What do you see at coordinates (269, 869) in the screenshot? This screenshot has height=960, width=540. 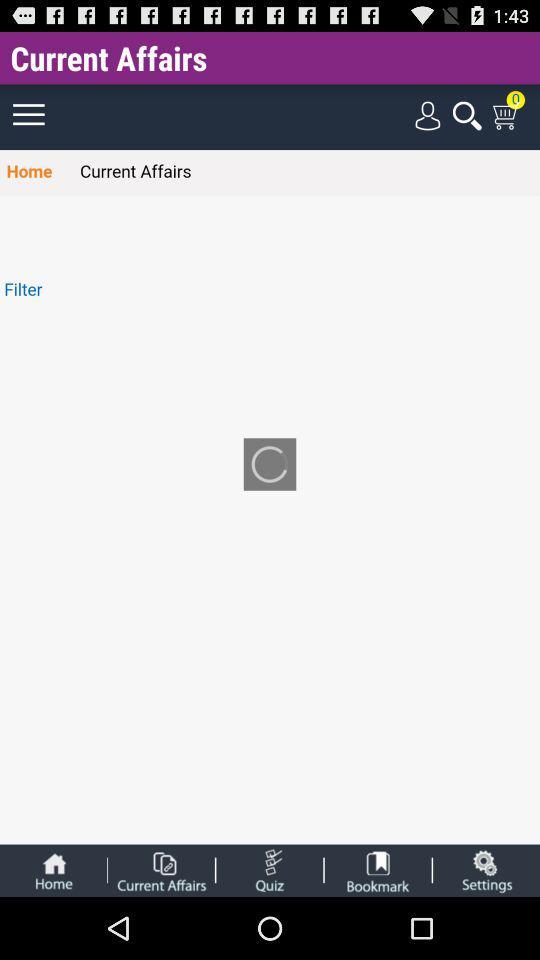 I see `take a quiz` at bounding box center [269, 869].